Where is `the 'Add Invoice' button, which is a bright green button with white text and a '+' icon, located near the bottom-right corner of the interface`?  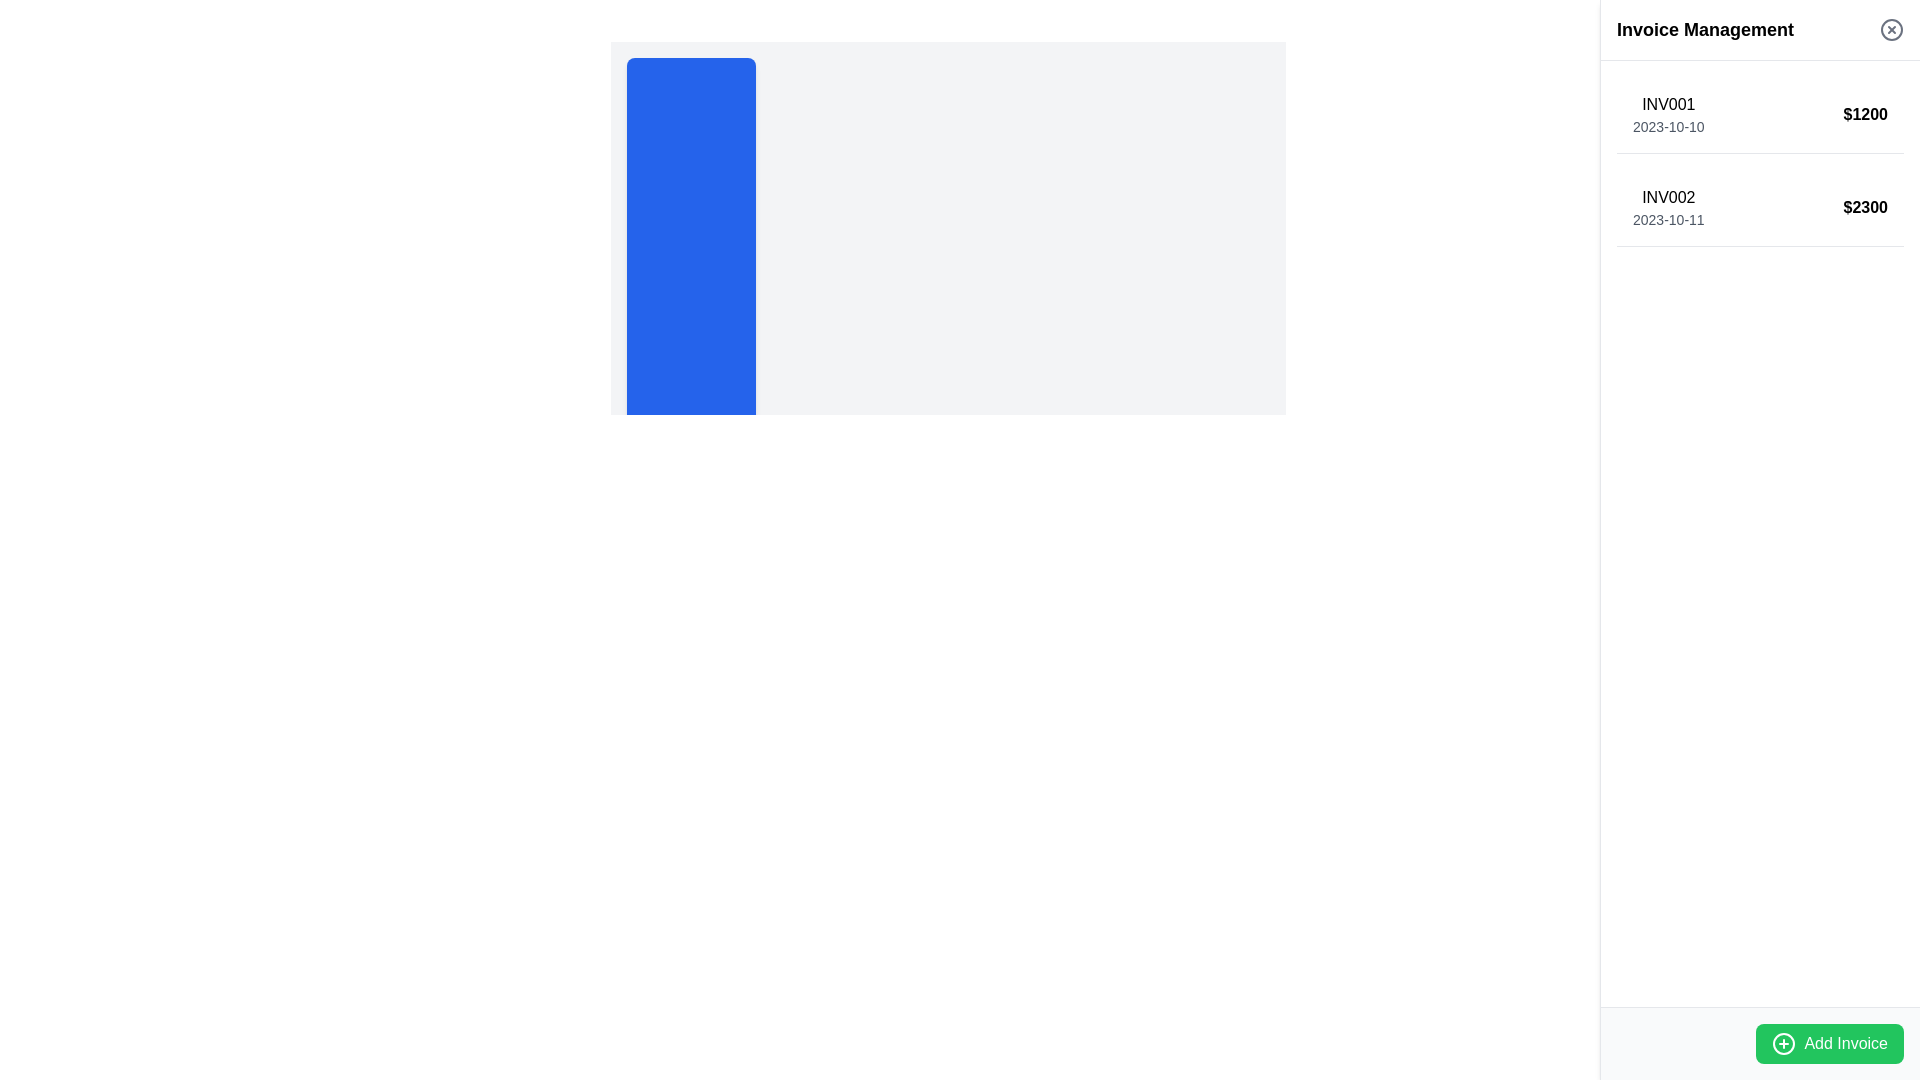
the 'Add Invoice' button, which is a bright green button with white text and a '+' icon, located near the bottom-right corner of the interface is located at coordinates (1830, 1043).